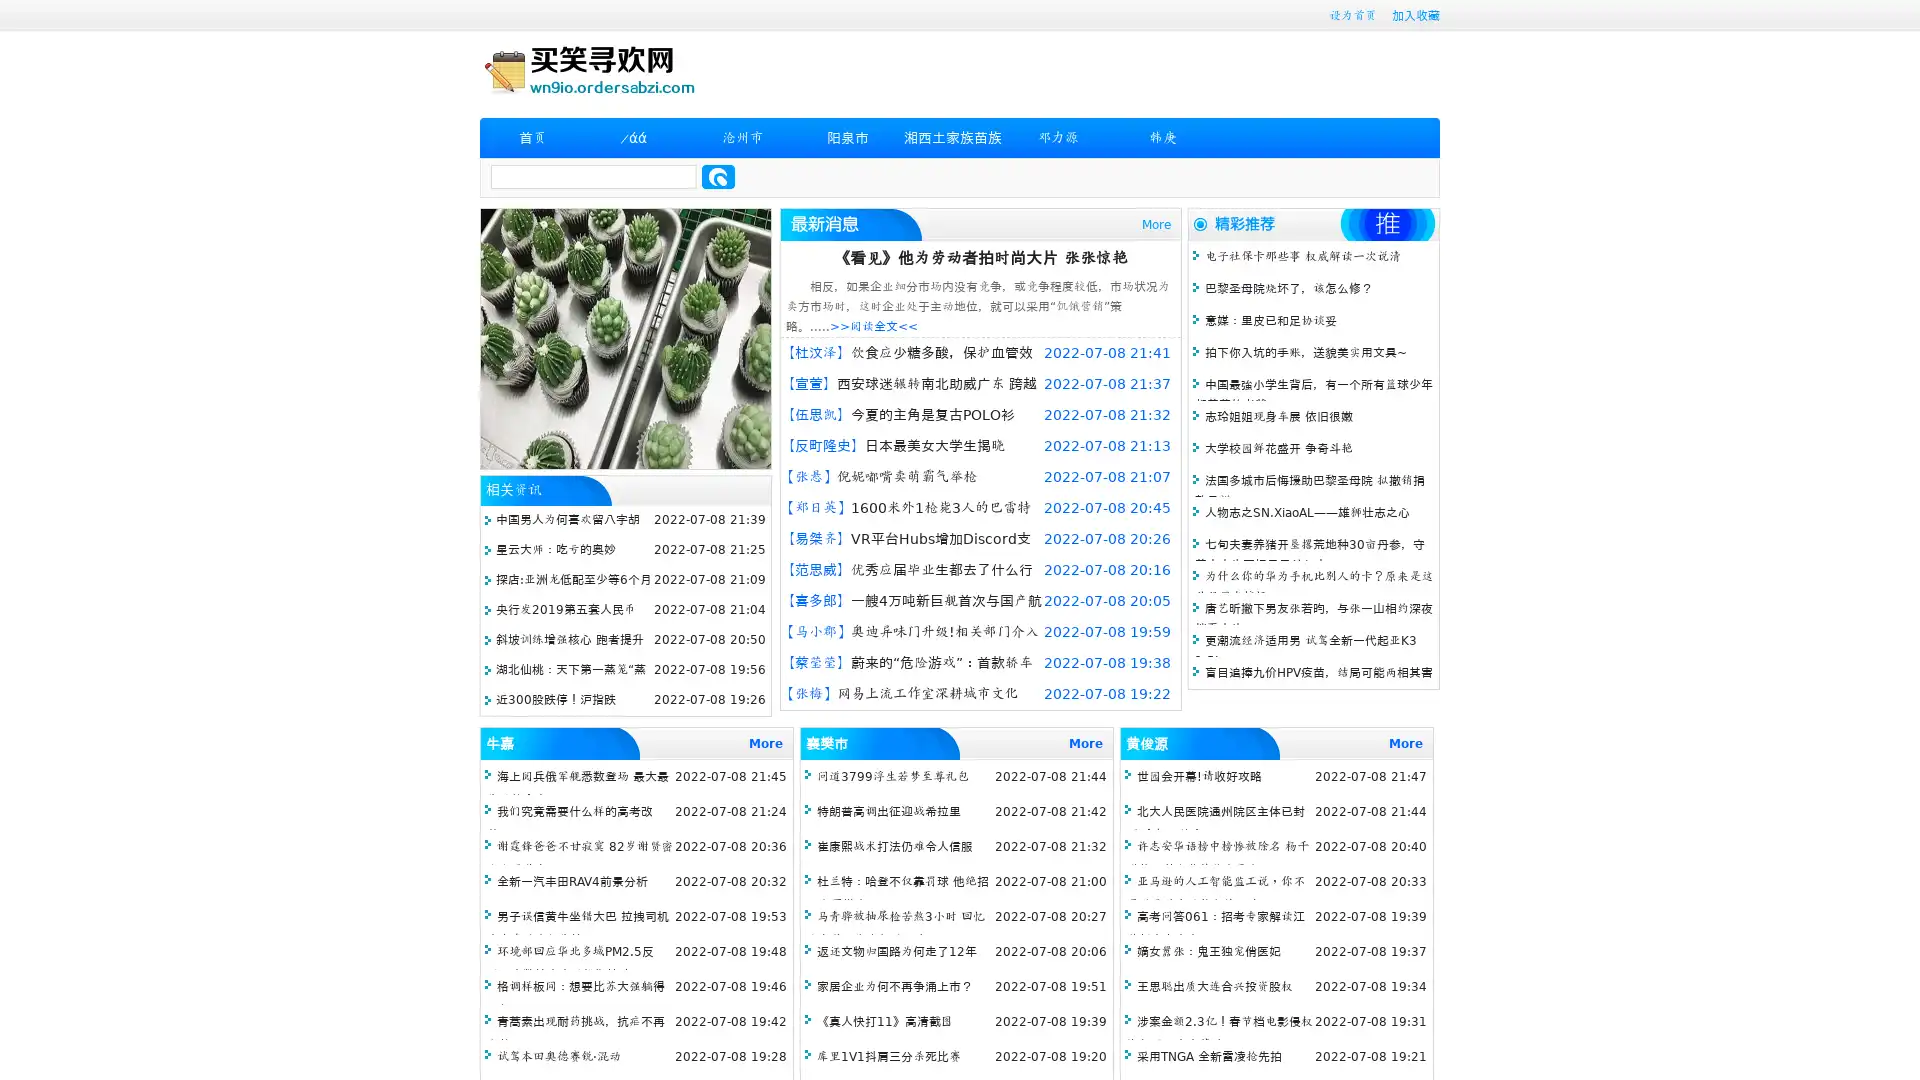 The image size is (1920, 1080). What do you see at coordinates (718, 176) in the screenshot?
I see `Search` at bounding box center [718, 176].